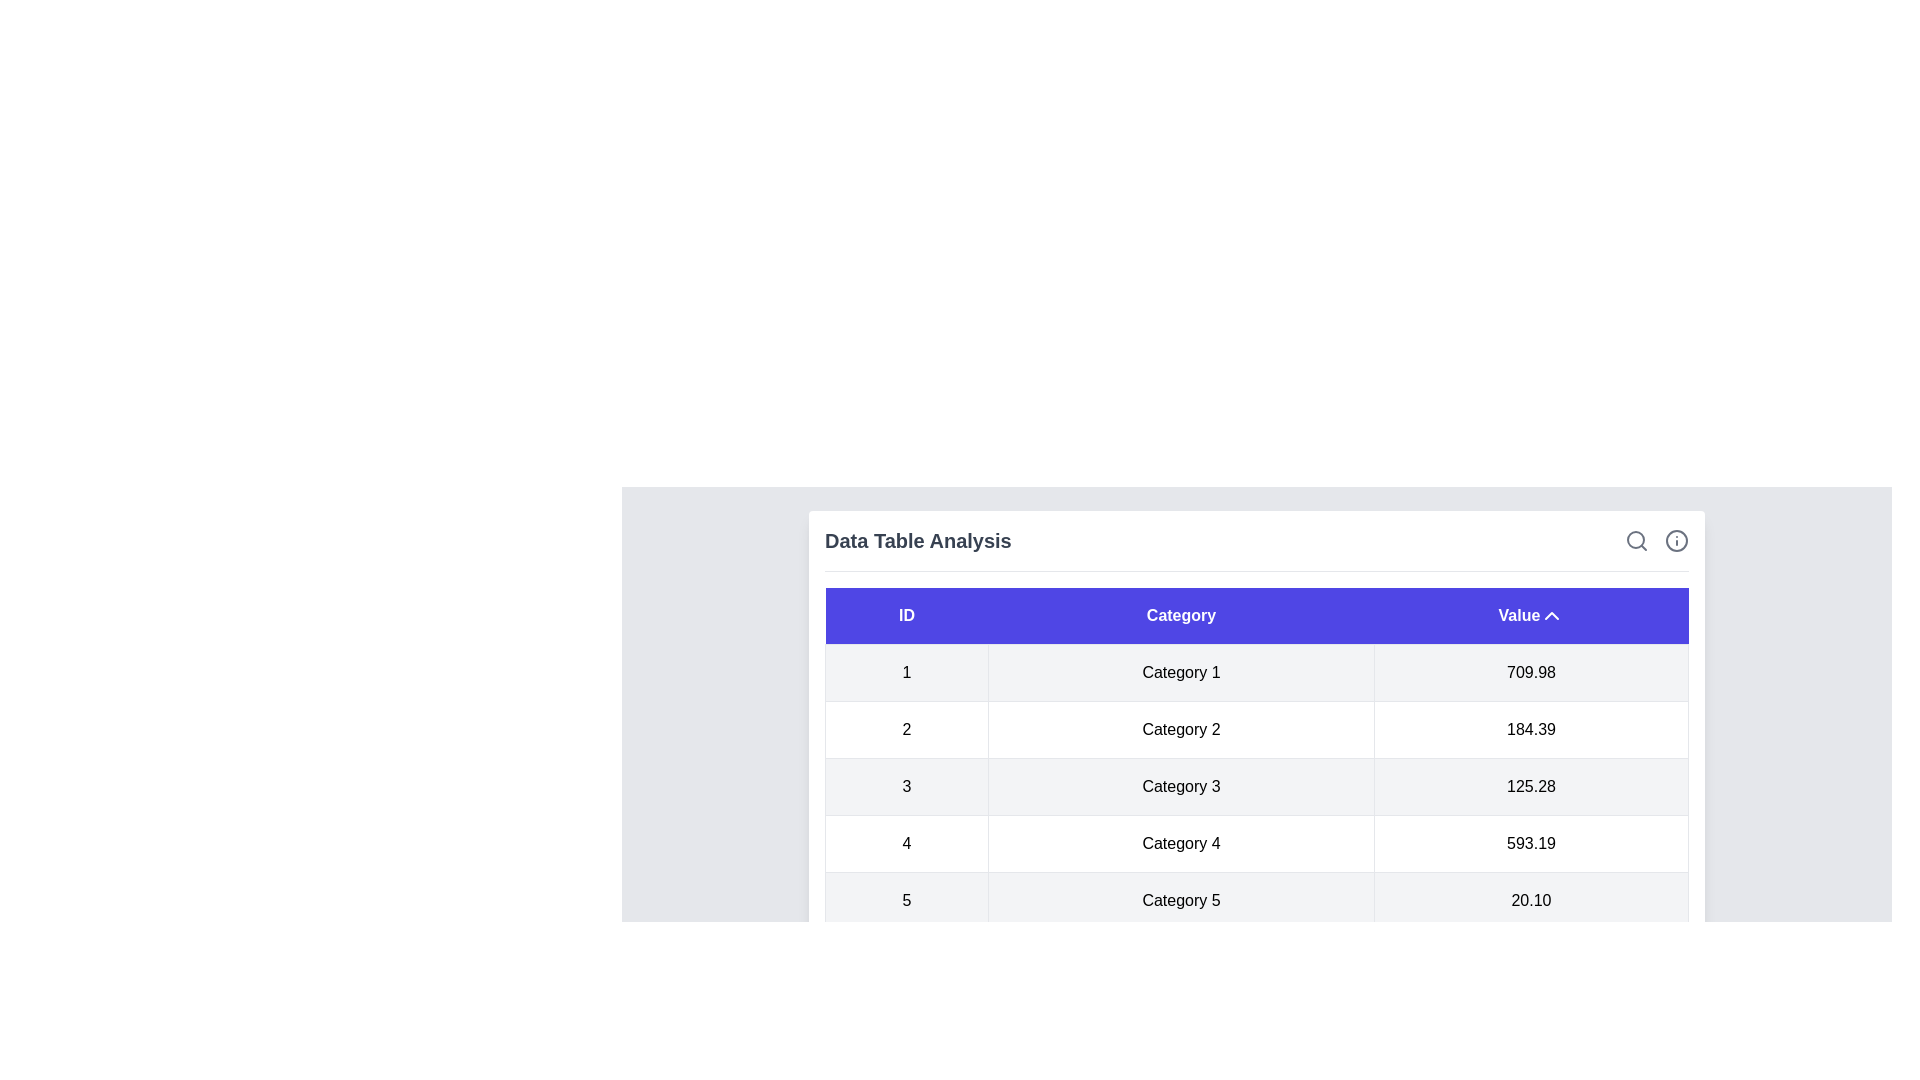  What do you see at coordinates (1676, 540) in the screenshot?
I see `the info icon in the header of the table` at bounding box center [1676, 540].